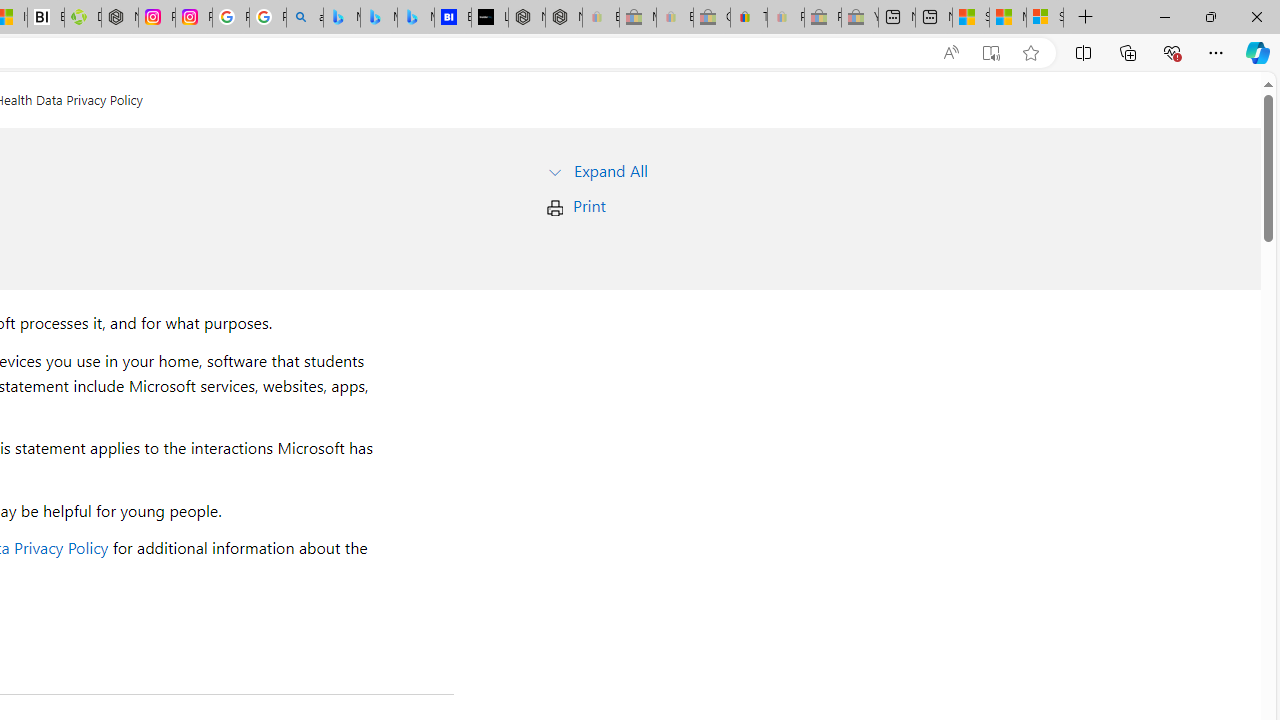 The image size is (1280, 720). What do you see at coordinates (971, 17) in the screenshot?
I see `'Shanghai, China hourly forecast | Microsoft Weather'` at bounding box center [971, 17].